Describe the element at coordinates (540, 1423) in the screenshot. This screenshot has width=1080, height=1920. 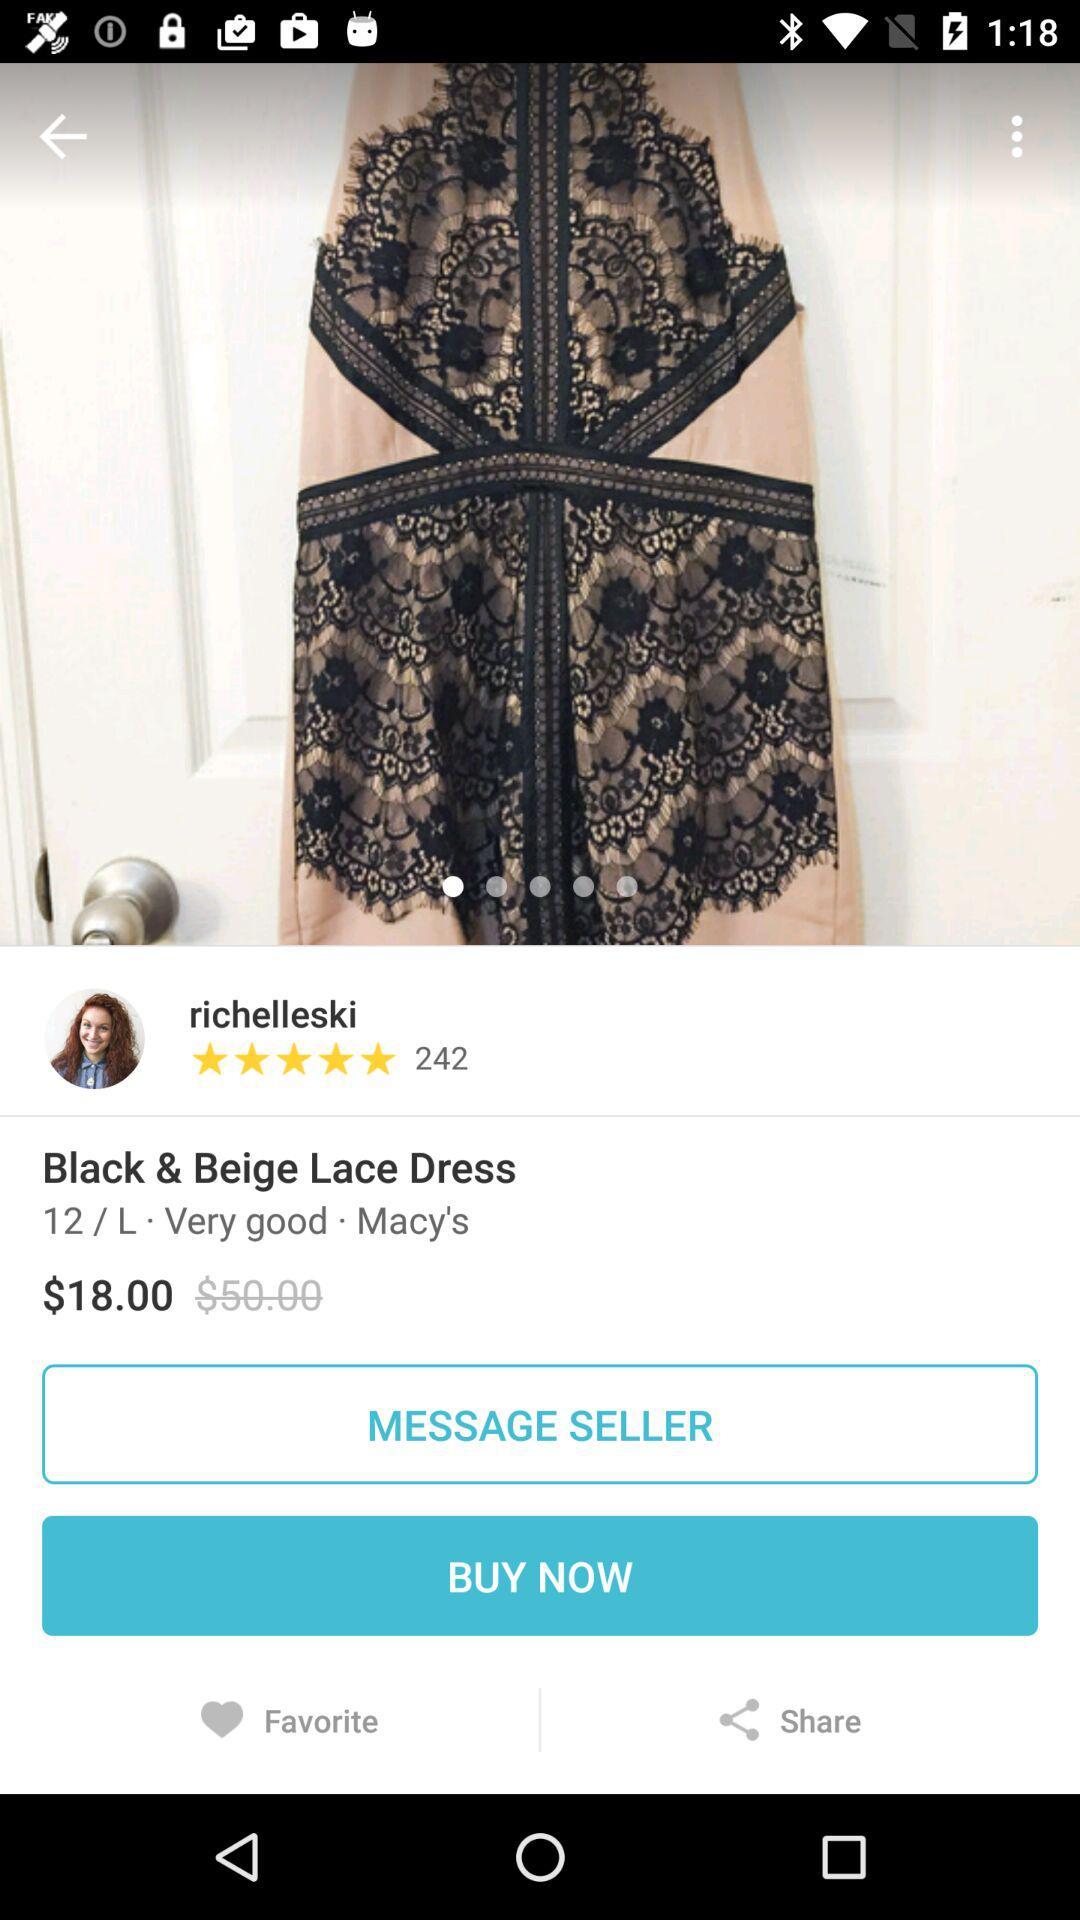
I see `the message seller` at that location.